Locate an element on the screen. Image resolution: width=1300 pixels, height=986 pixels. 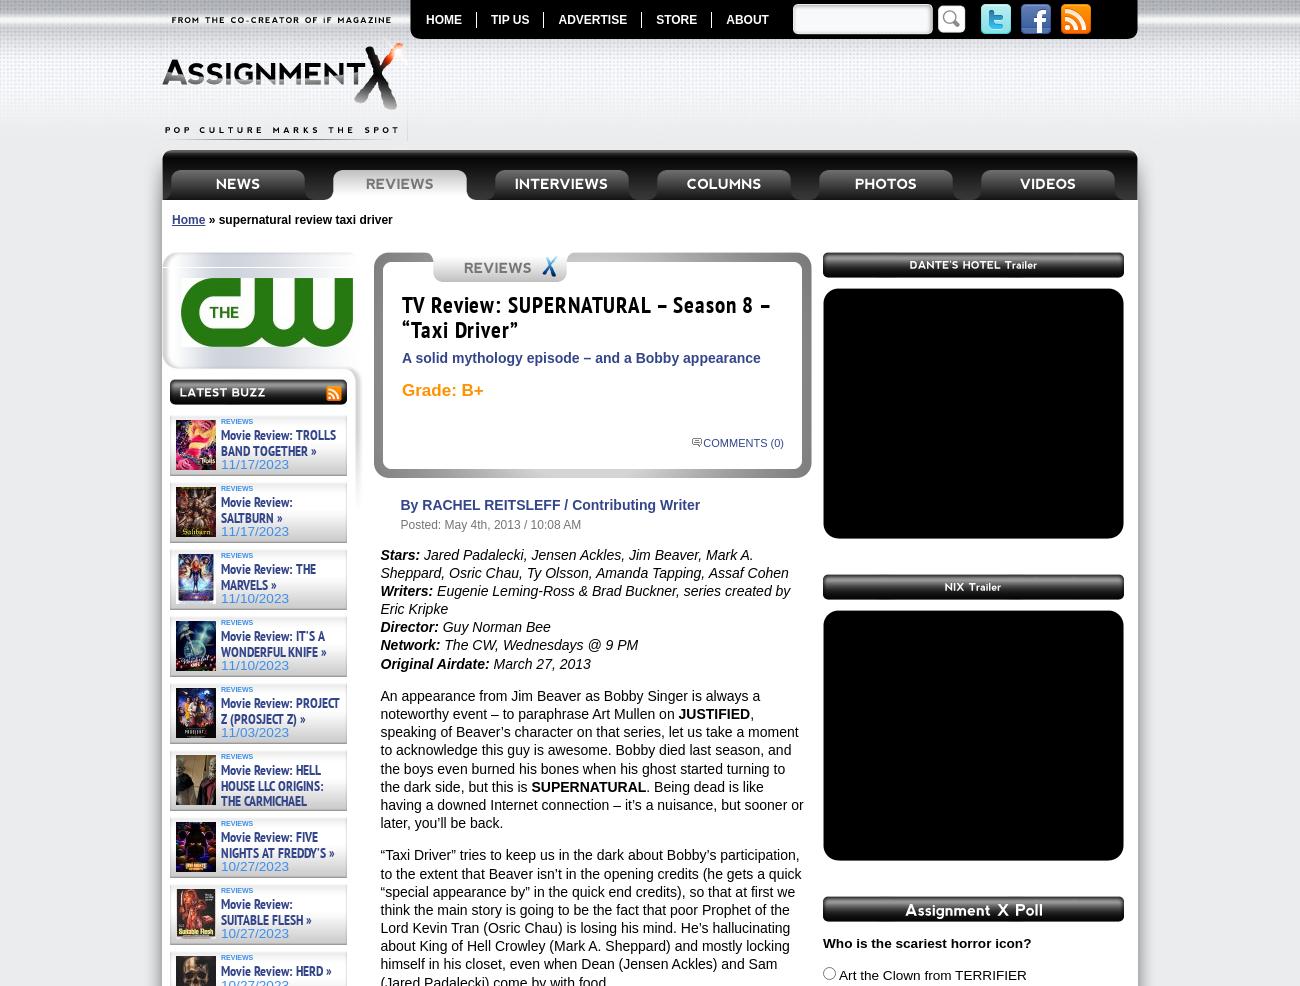
'11/03/2023' is located at coordinates (254, 731).